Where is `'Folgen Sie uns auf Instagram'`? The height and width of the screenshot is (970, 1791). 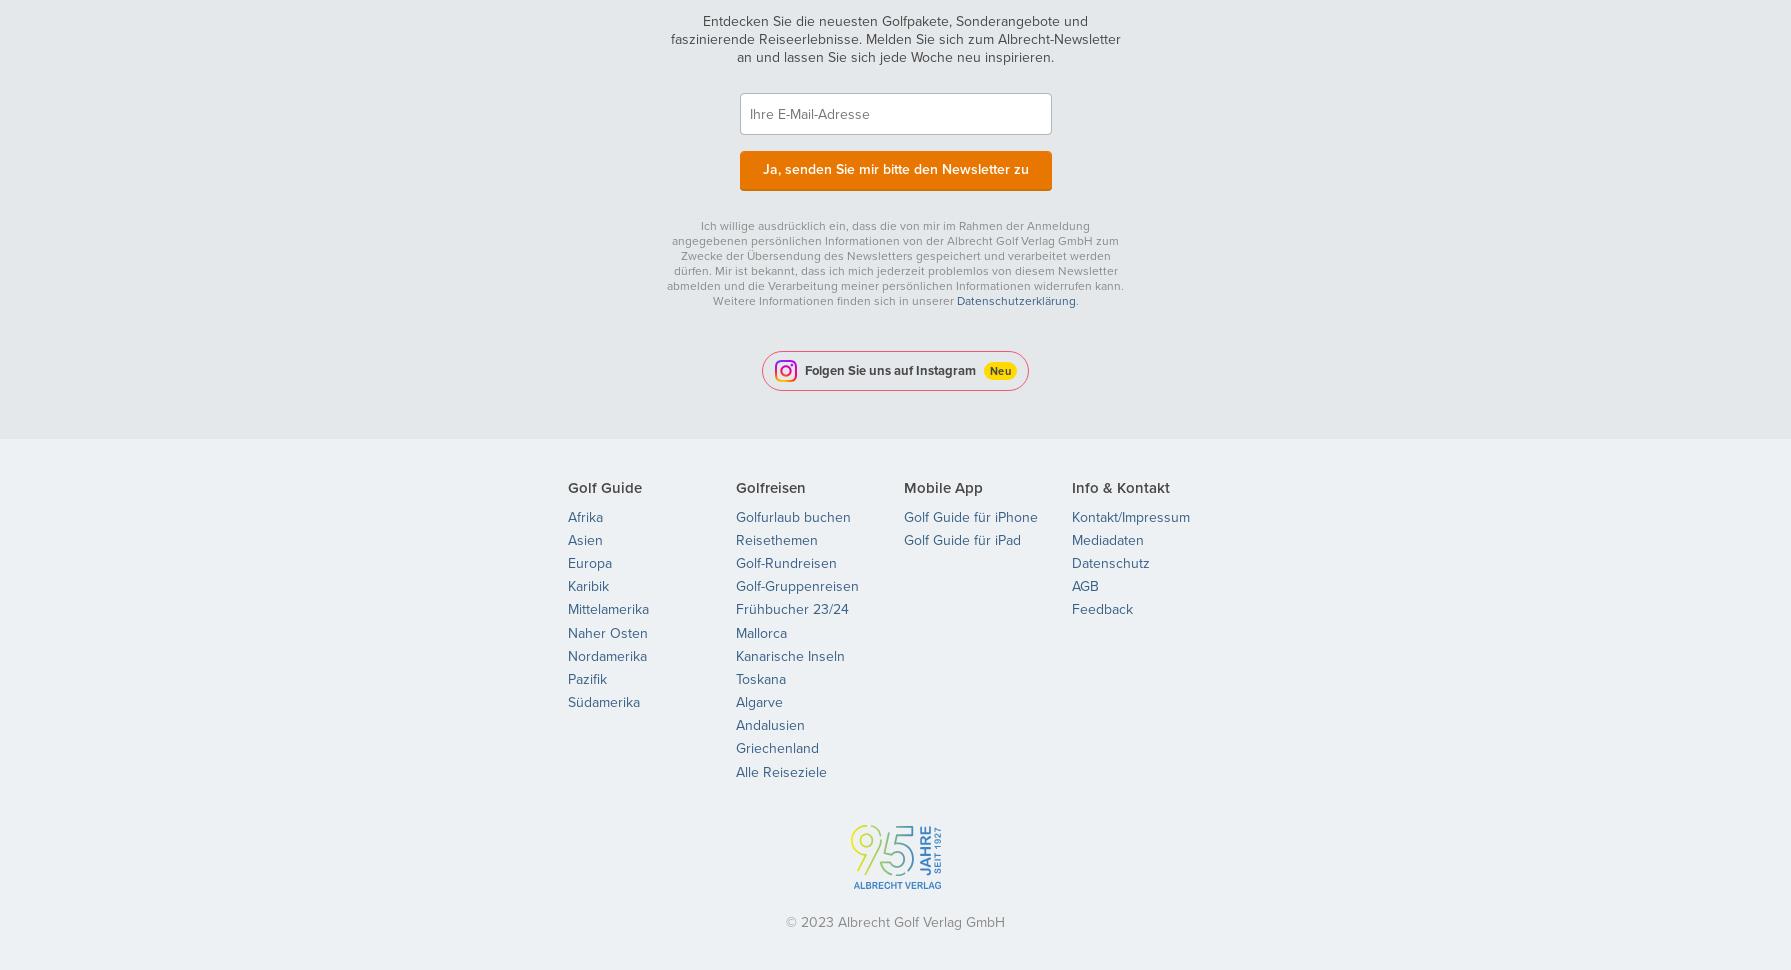
'Folgen Sie uns auf Instagram' is located at coordinates (889, 368).